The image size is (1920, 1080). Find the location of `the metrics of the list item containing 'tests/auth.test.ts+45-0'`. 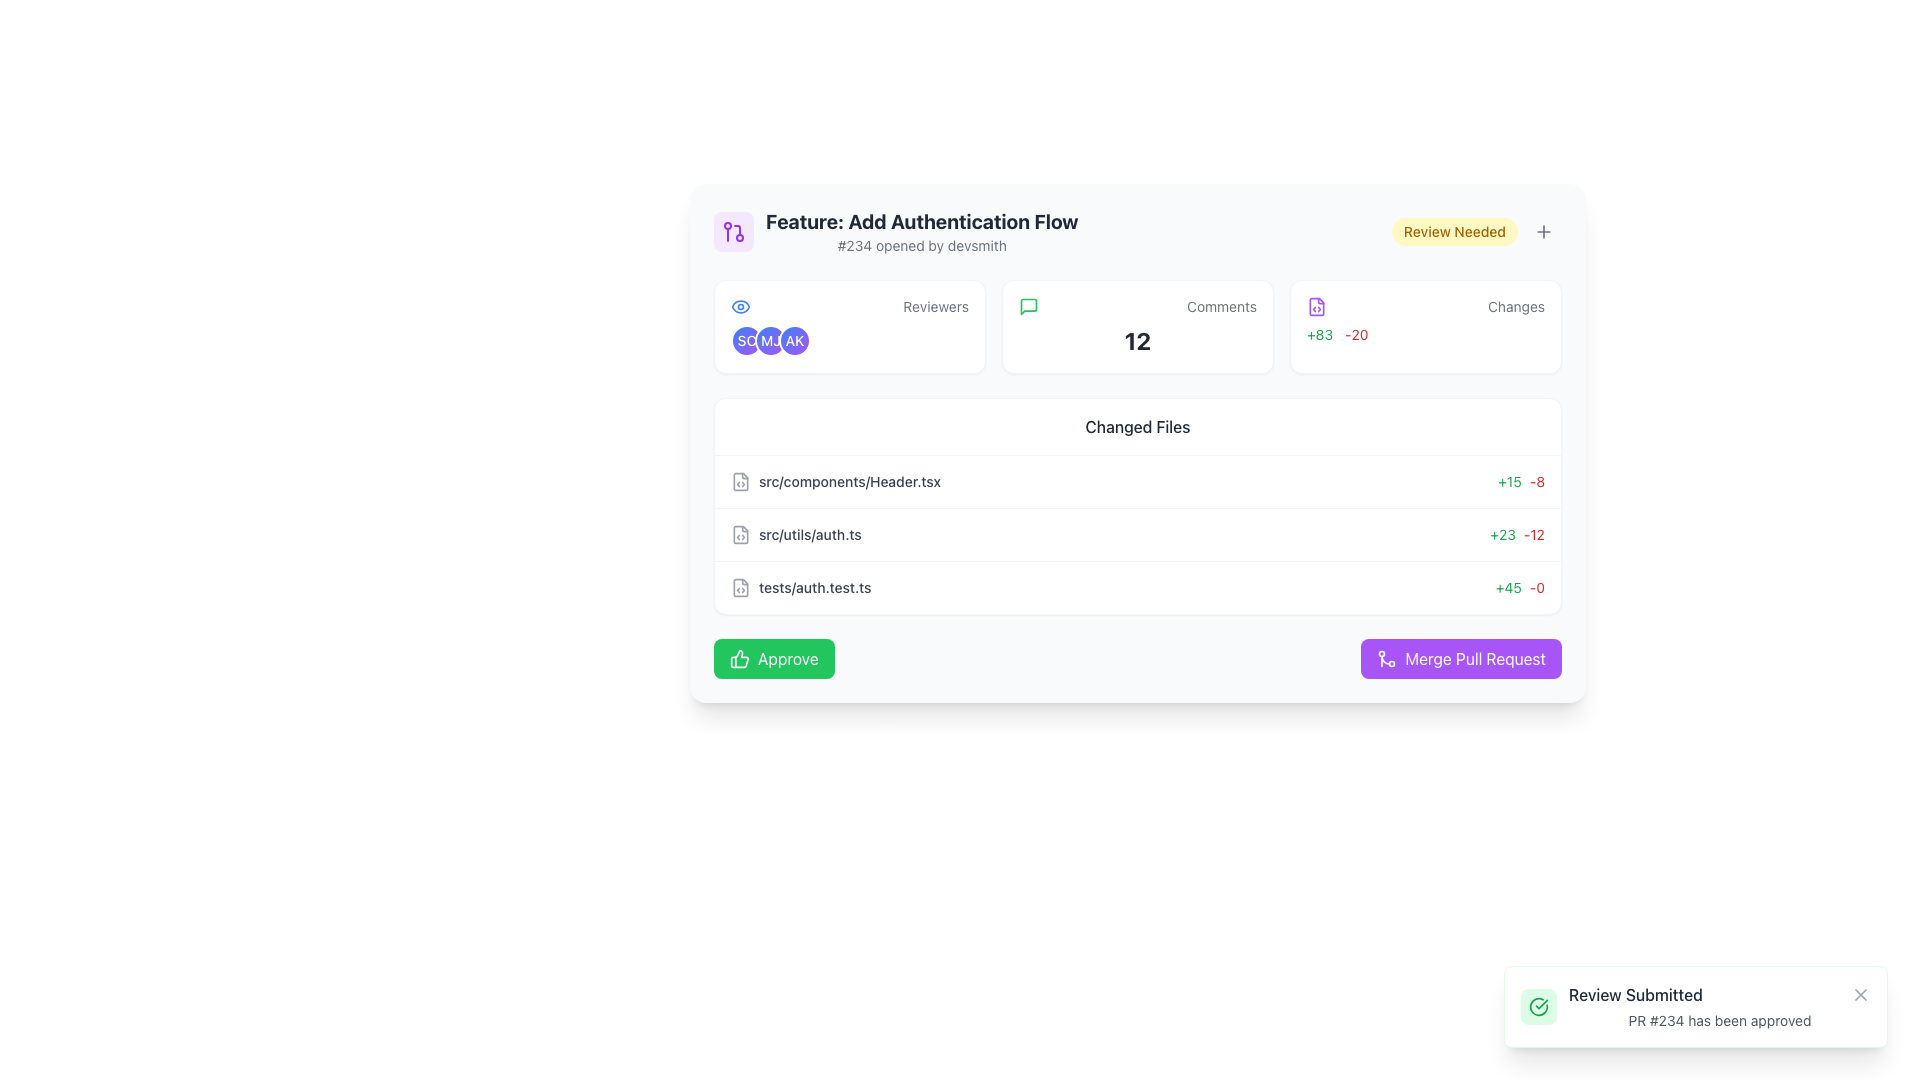

the metrics of the list item containing 'tests/auth.test.ts+45-0' is located at coordinates (1137, 586).